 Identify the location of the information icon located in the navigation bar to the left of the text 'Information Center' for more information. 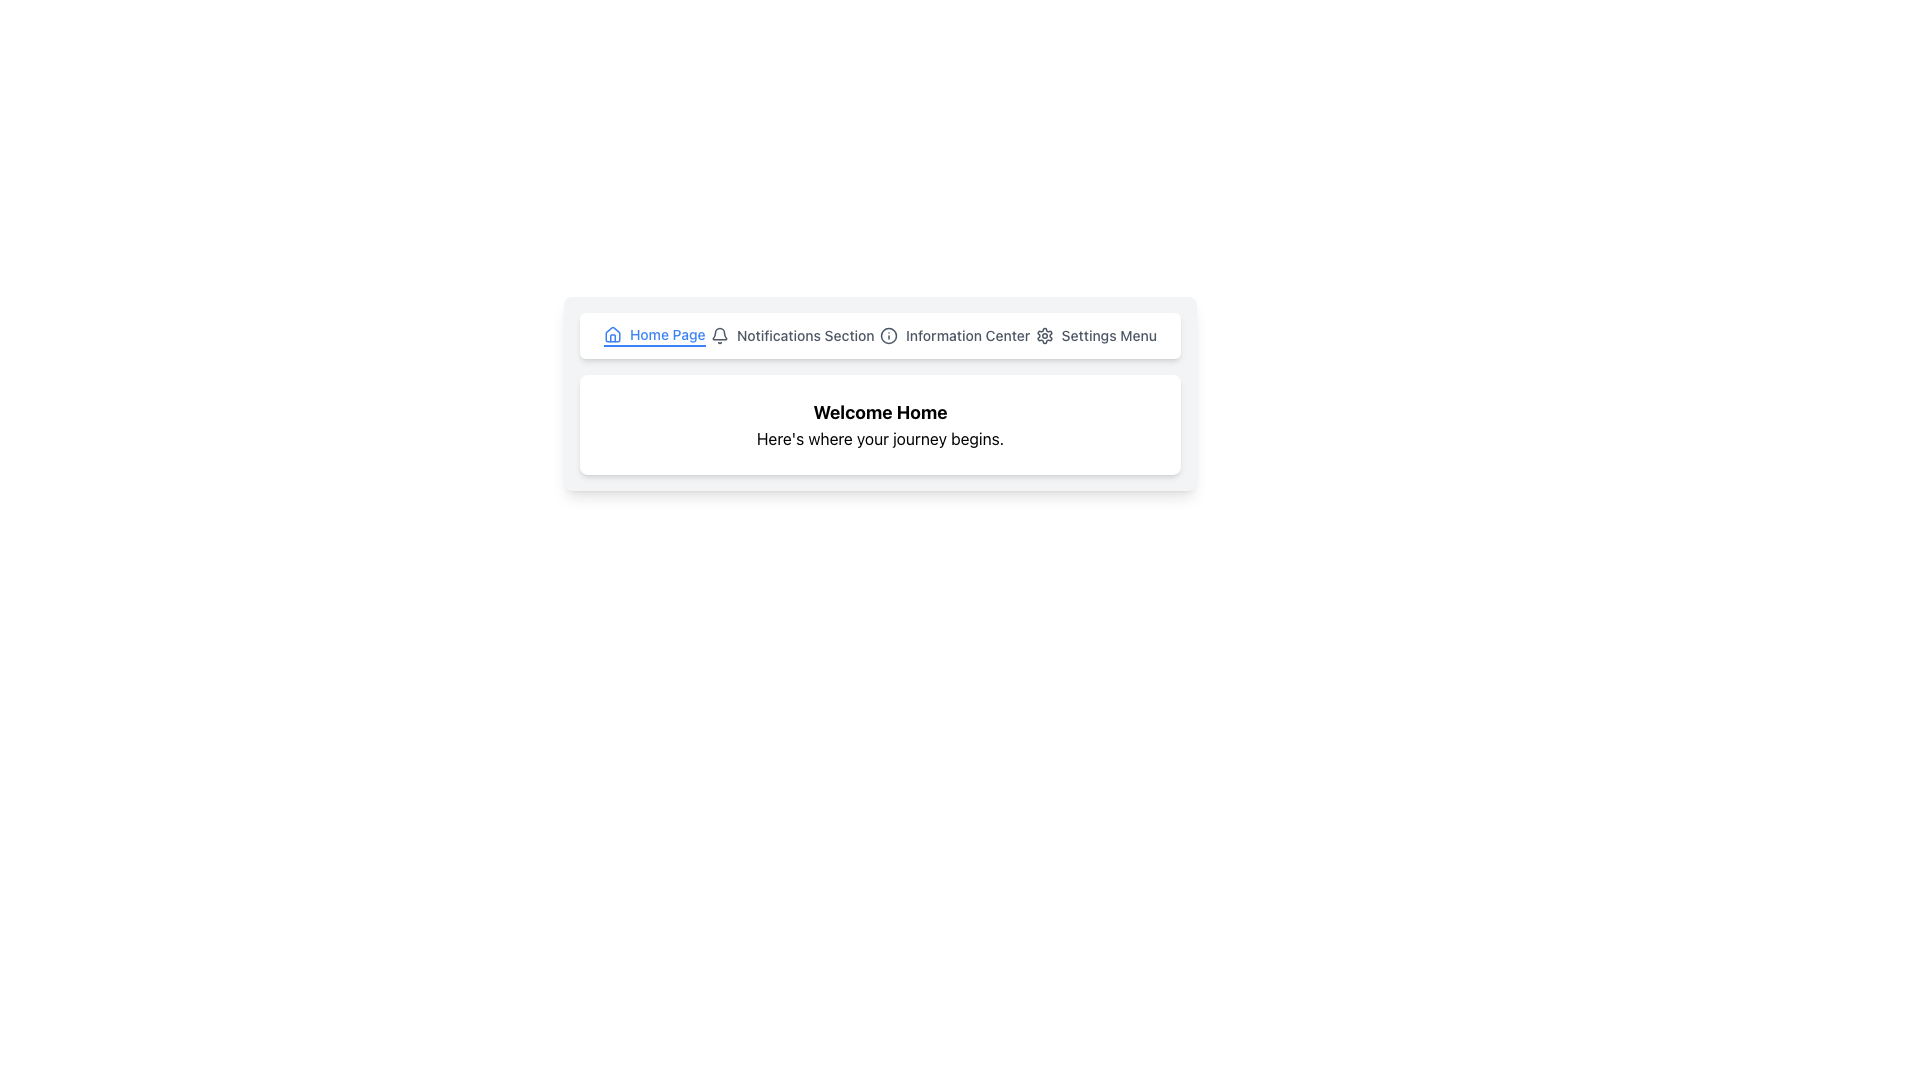
(887, 334).